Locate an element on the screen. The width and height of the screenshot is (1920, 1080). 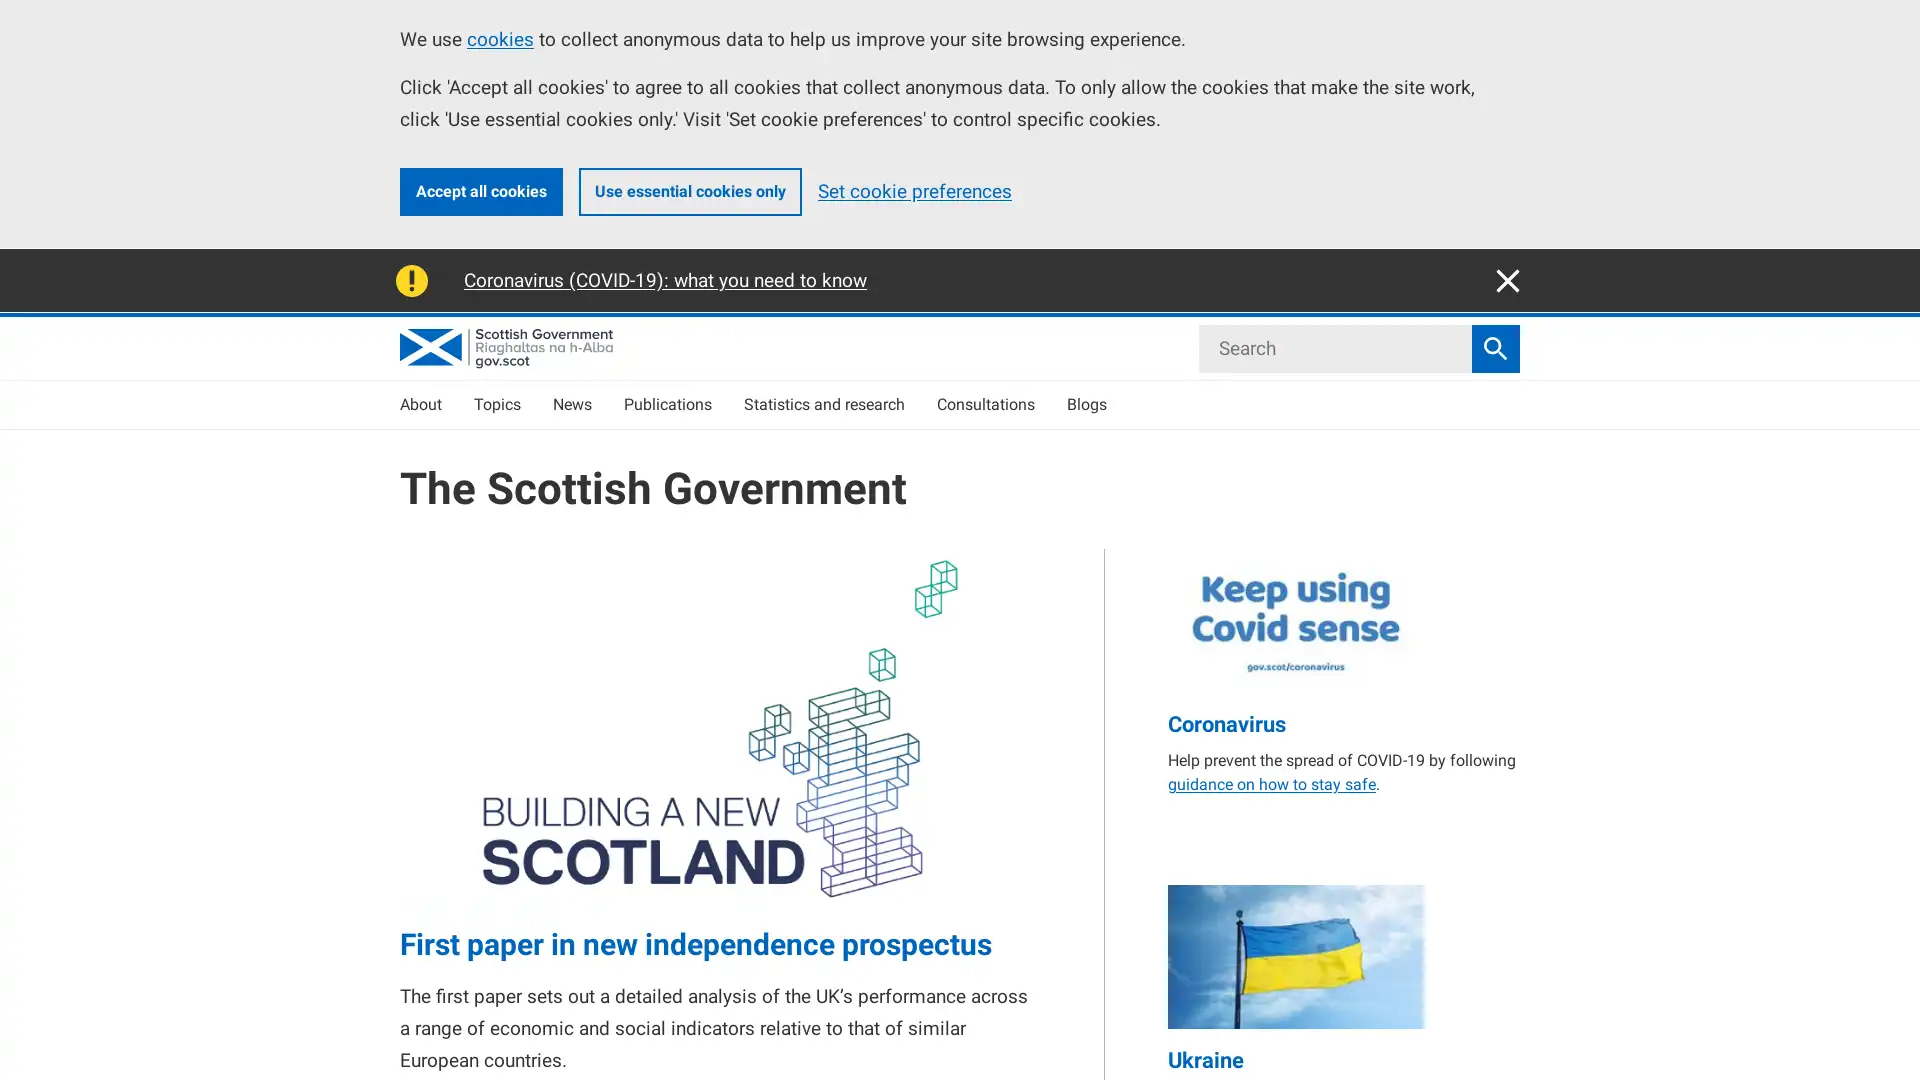
Search gov.scot is located at coordinates (1496, 346).